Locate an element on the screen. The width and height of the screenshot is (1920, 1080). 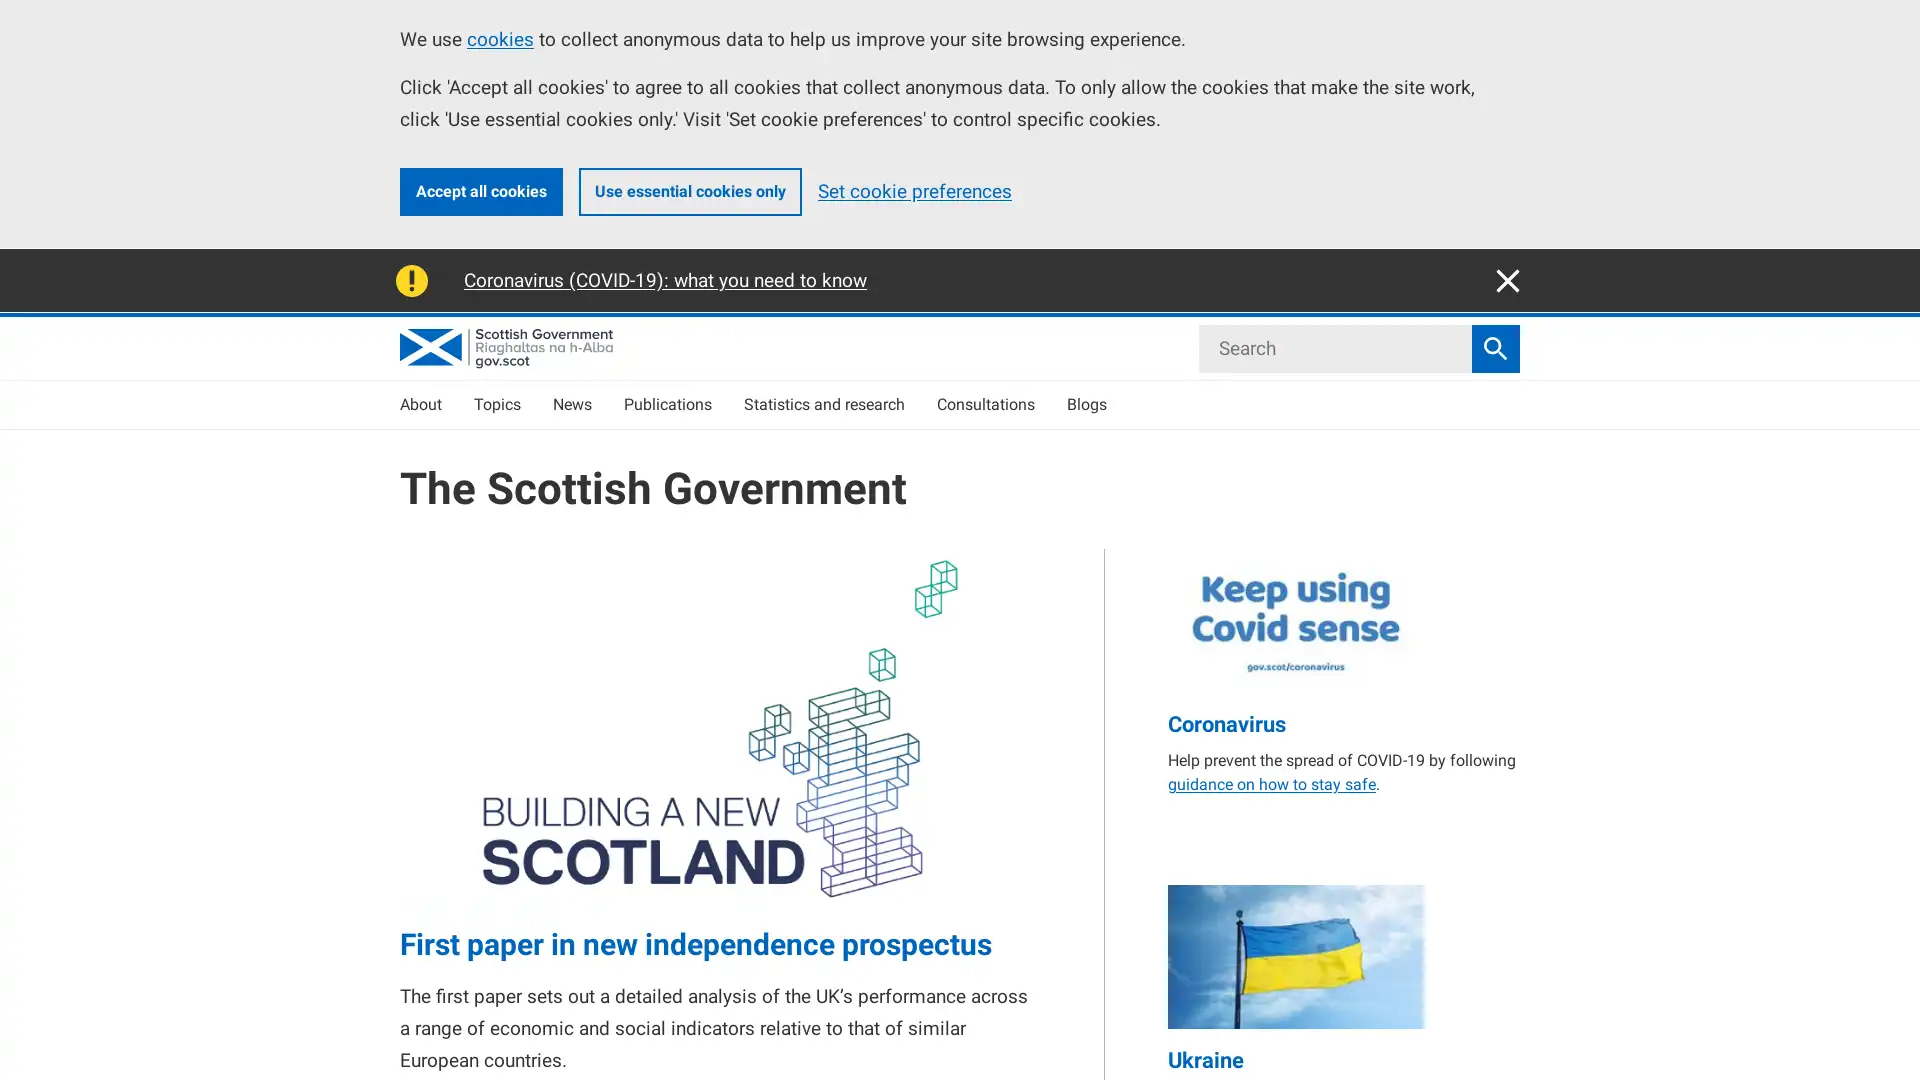
Search gov.scot is located at coordinates (1496, 346).